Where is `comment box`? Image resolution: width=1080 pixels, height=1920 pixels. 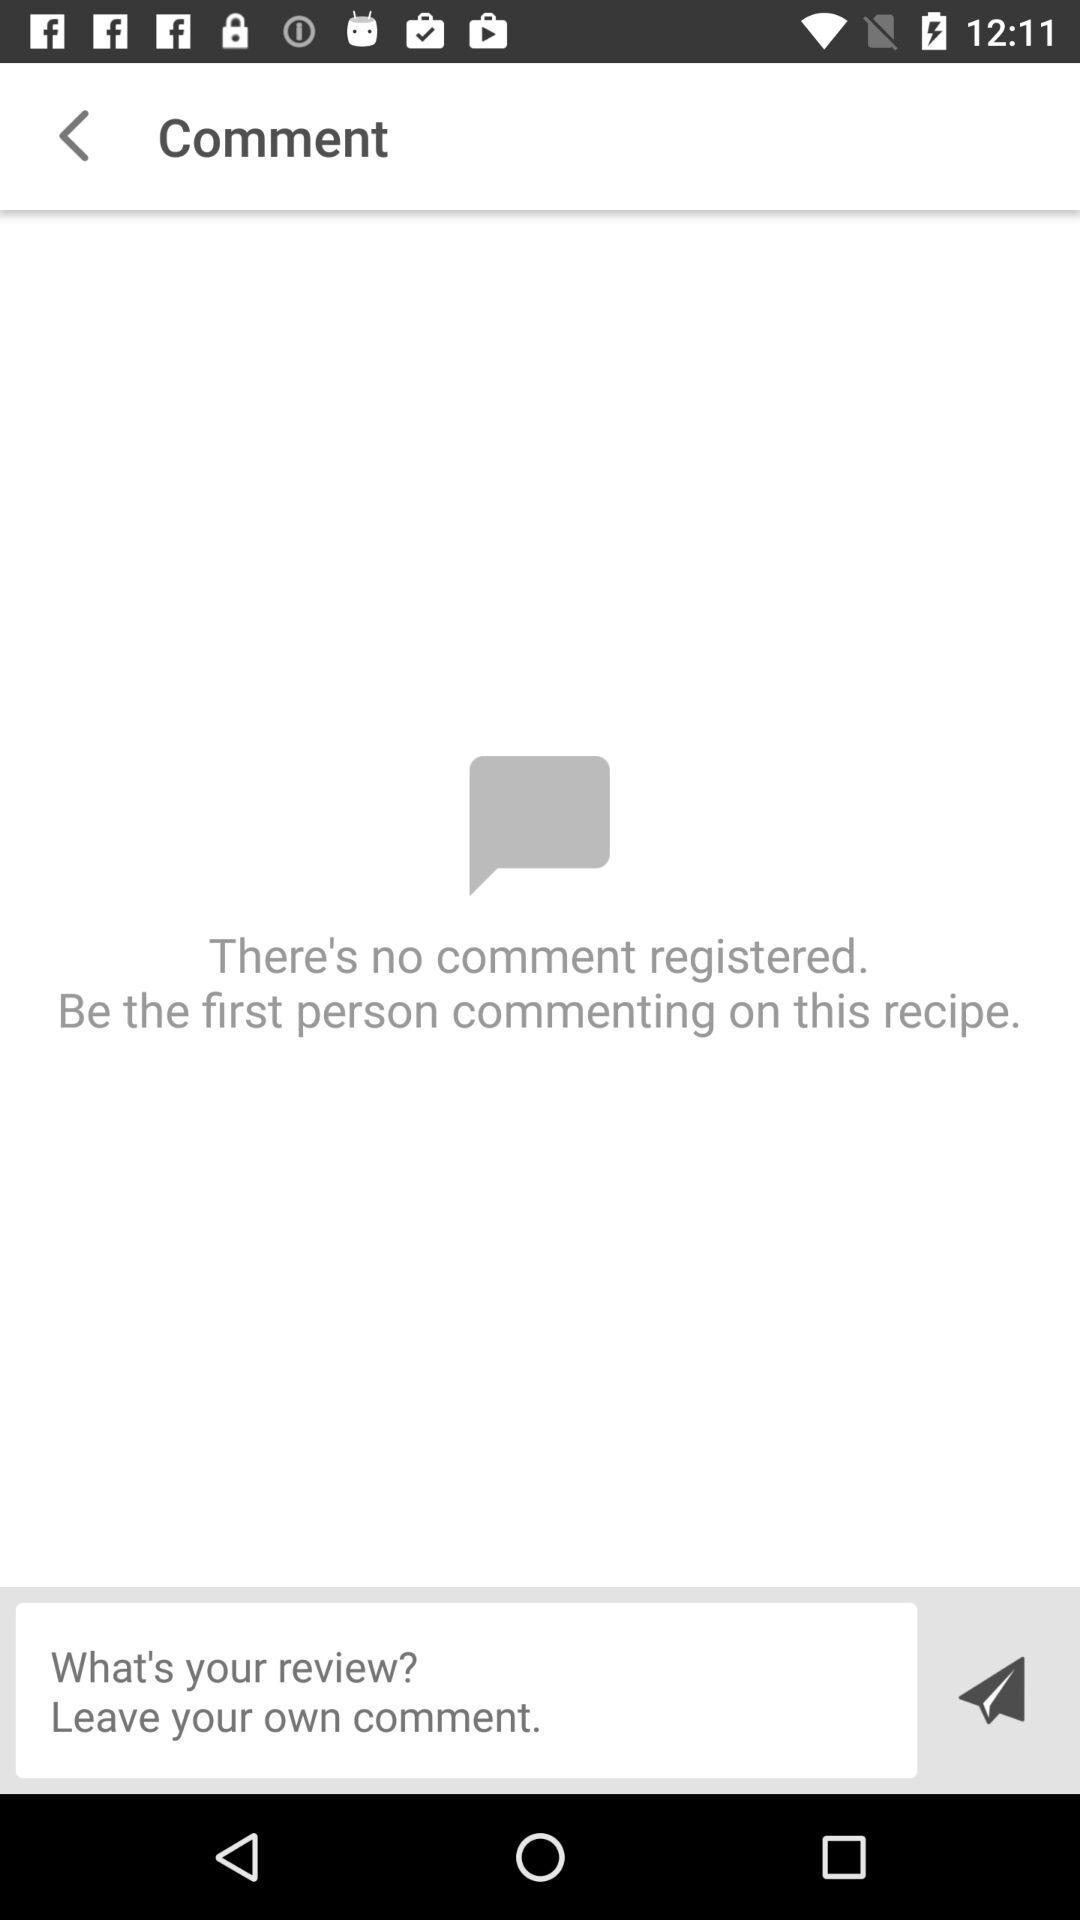
comment box is located at coordinates (466, 1689).